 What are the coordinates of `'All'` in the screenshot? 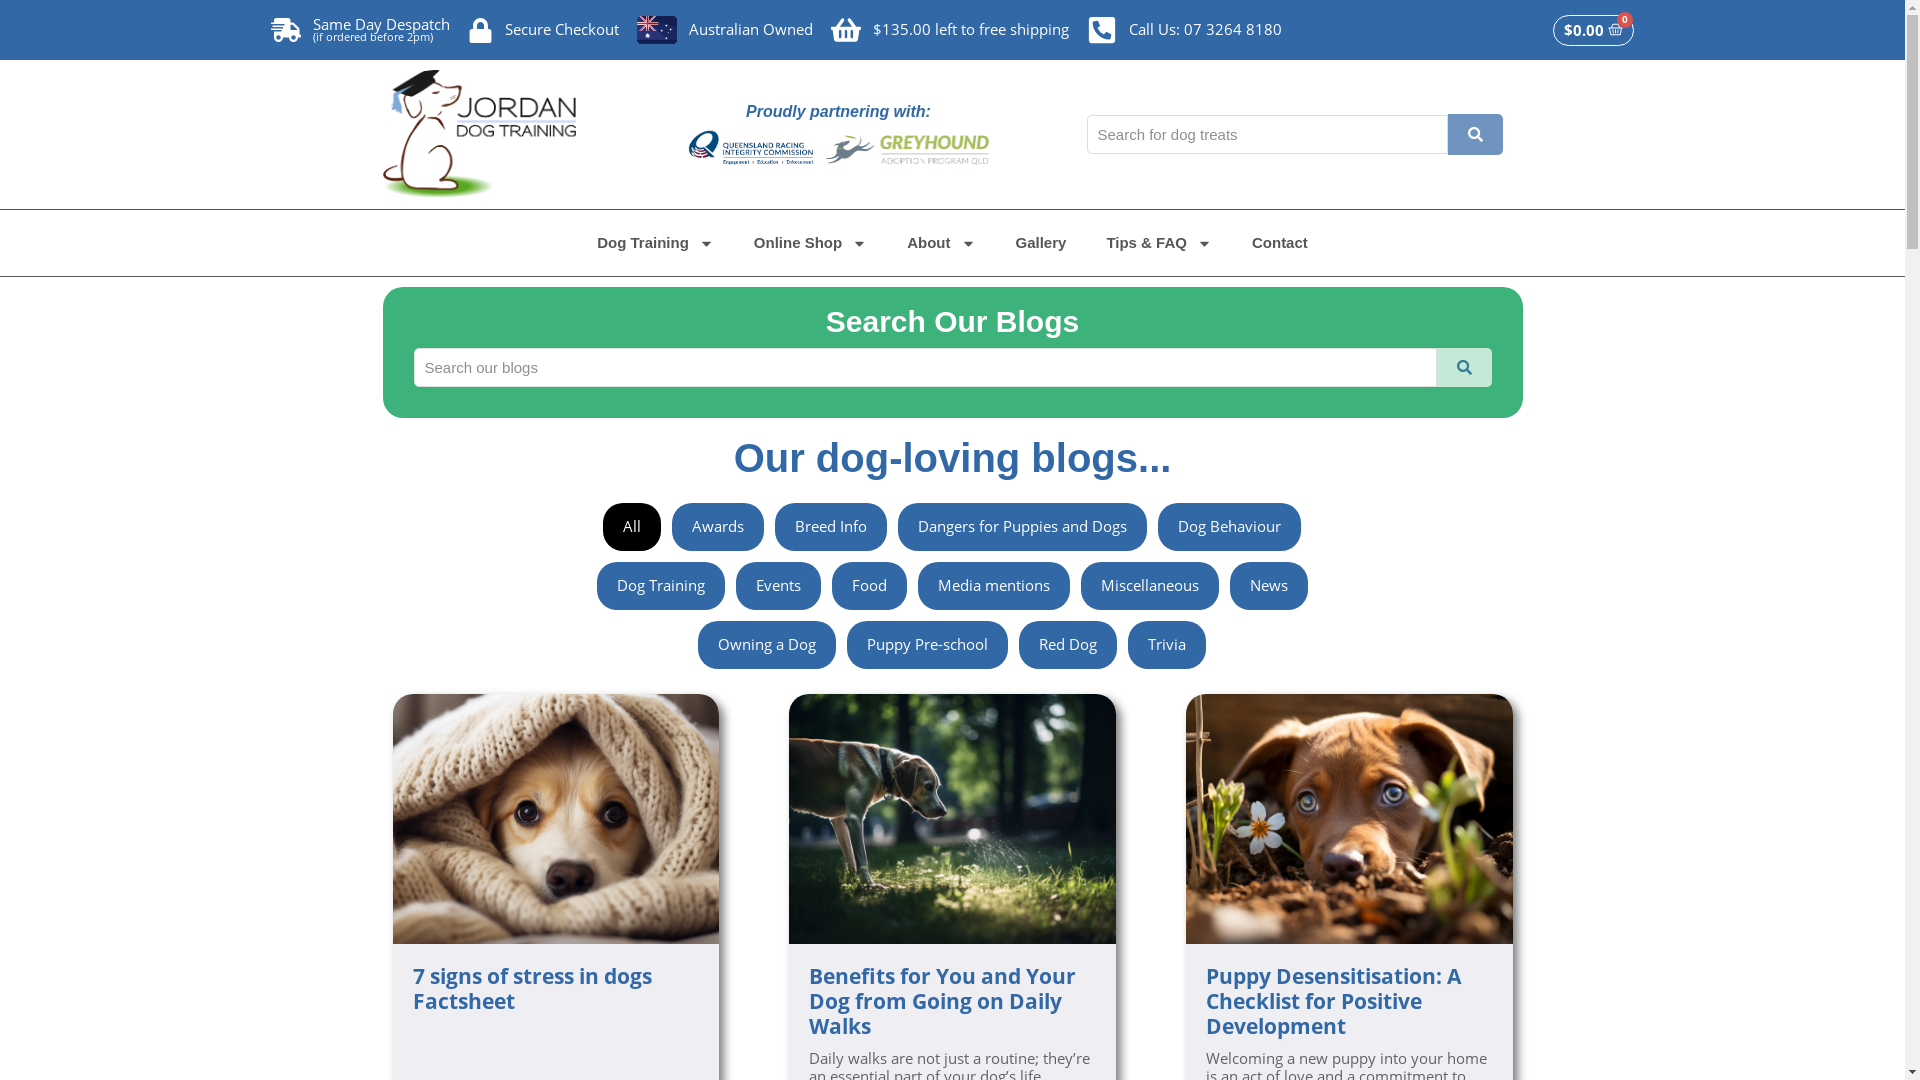 It's located at (631, 526).